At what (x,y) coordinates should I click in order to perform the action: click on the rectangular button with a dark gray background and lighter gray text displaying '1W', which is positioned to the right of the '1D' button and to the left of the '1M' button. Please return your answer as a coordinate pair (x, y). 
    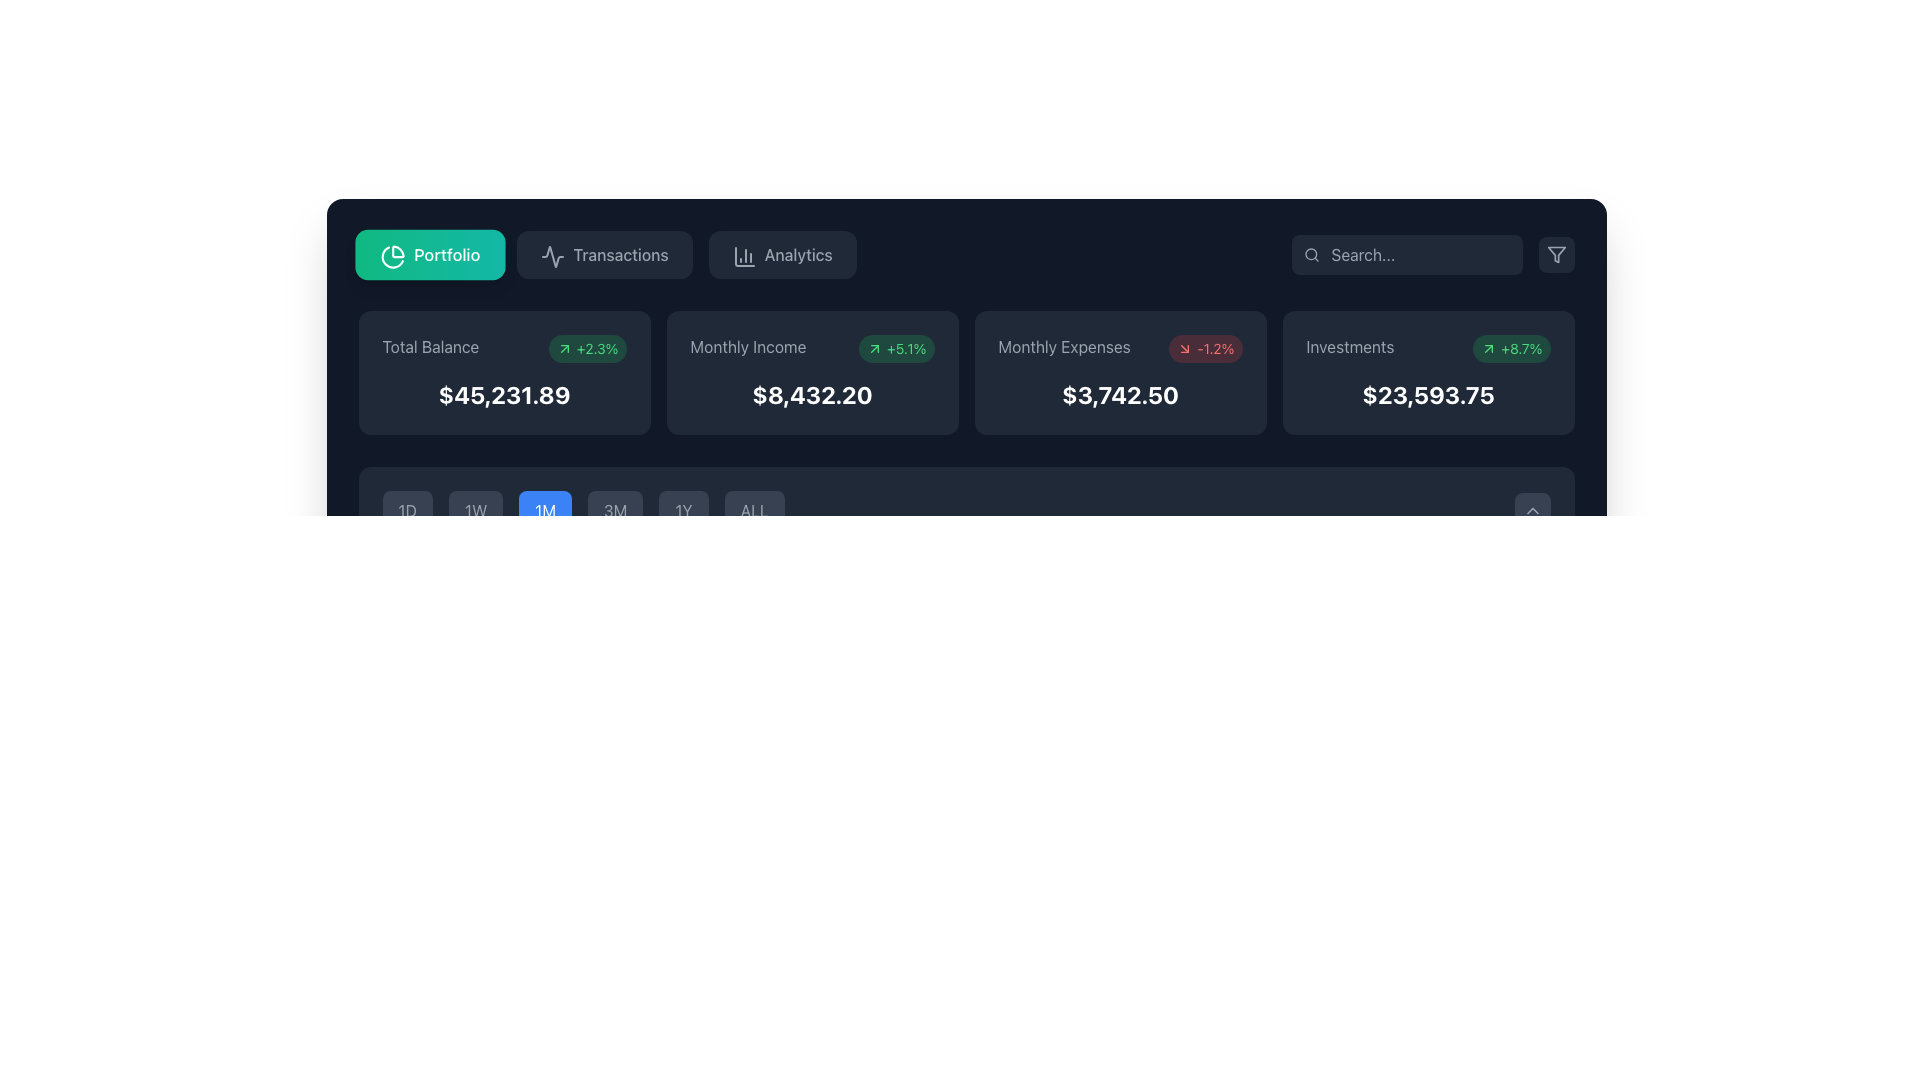
    Looking at the image, I should click on (474, 509).